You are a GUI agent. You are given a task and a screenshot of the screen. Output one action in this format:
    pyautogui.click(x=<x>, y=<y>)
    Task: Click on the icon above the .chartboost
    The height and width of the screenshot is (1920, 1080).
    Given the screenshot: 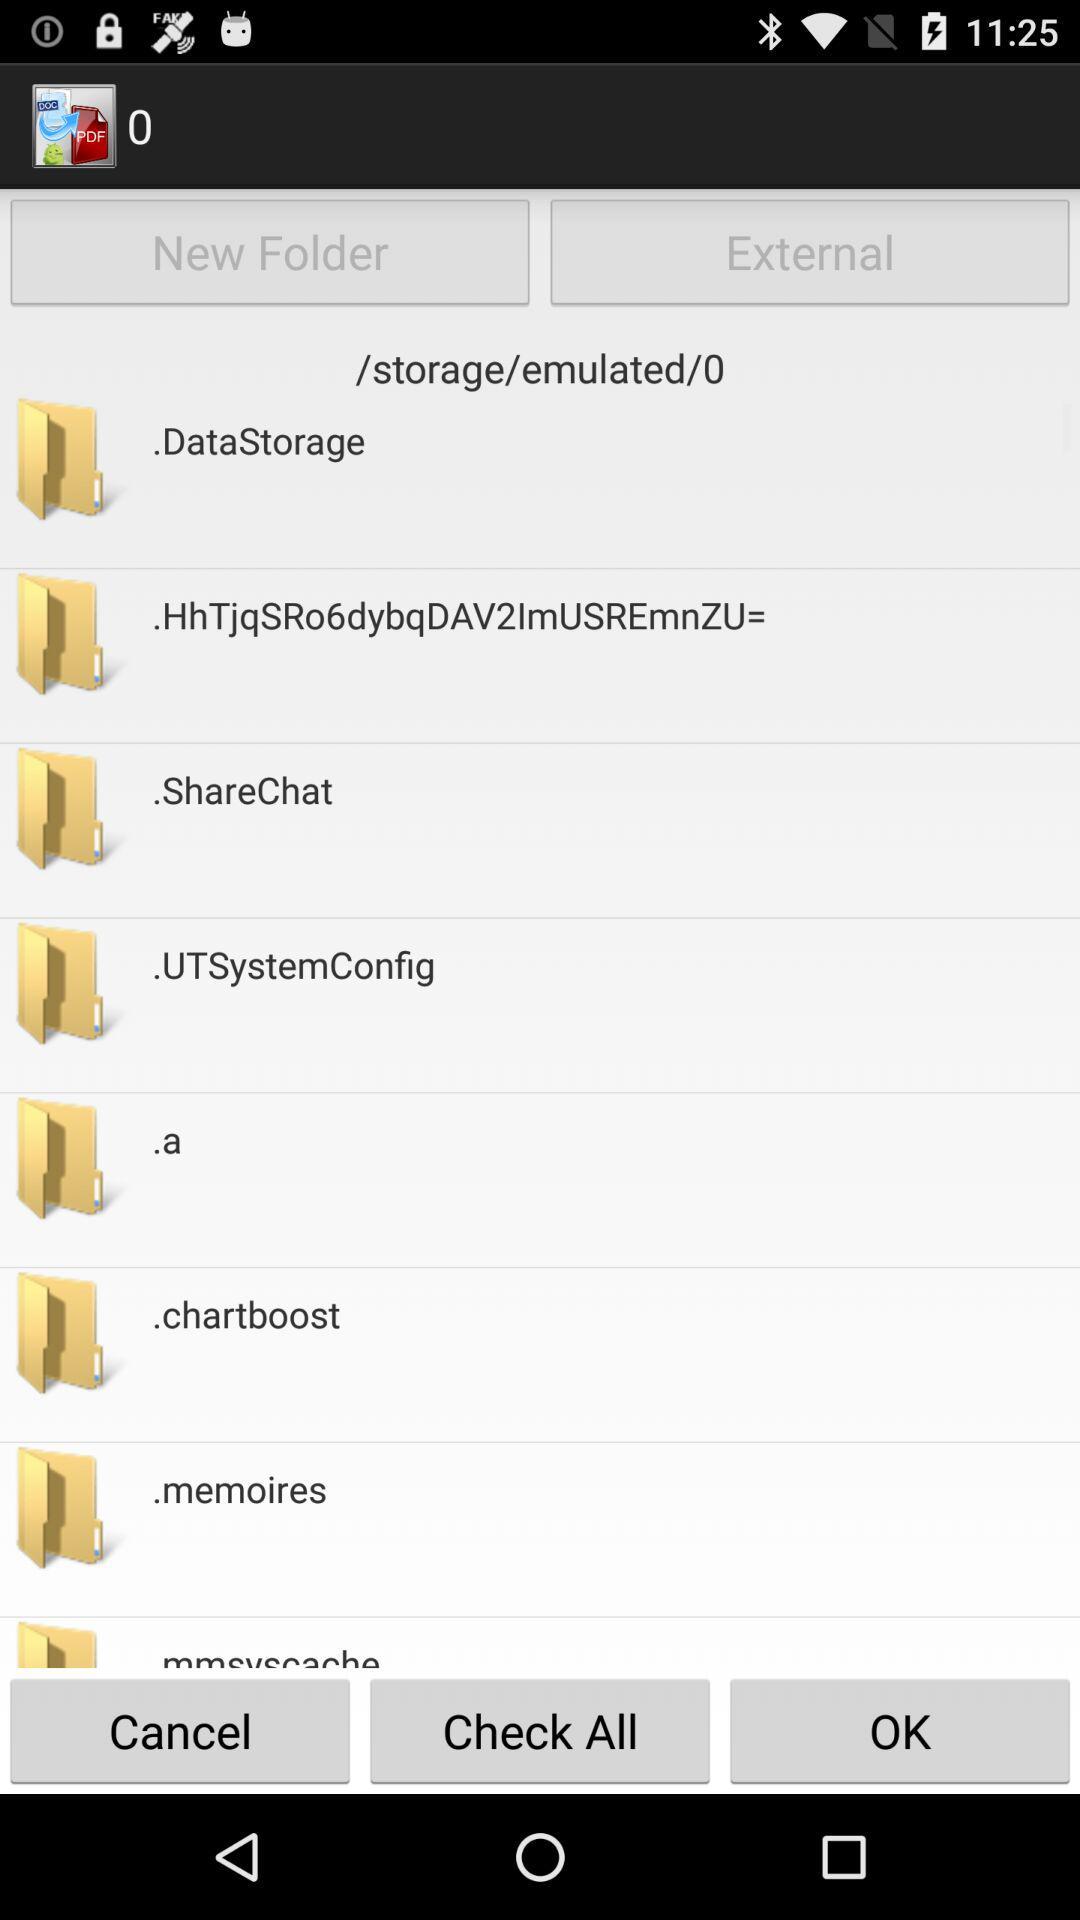 What is the action you would take?
    pyautogui.click(x=166, y=1180)
    